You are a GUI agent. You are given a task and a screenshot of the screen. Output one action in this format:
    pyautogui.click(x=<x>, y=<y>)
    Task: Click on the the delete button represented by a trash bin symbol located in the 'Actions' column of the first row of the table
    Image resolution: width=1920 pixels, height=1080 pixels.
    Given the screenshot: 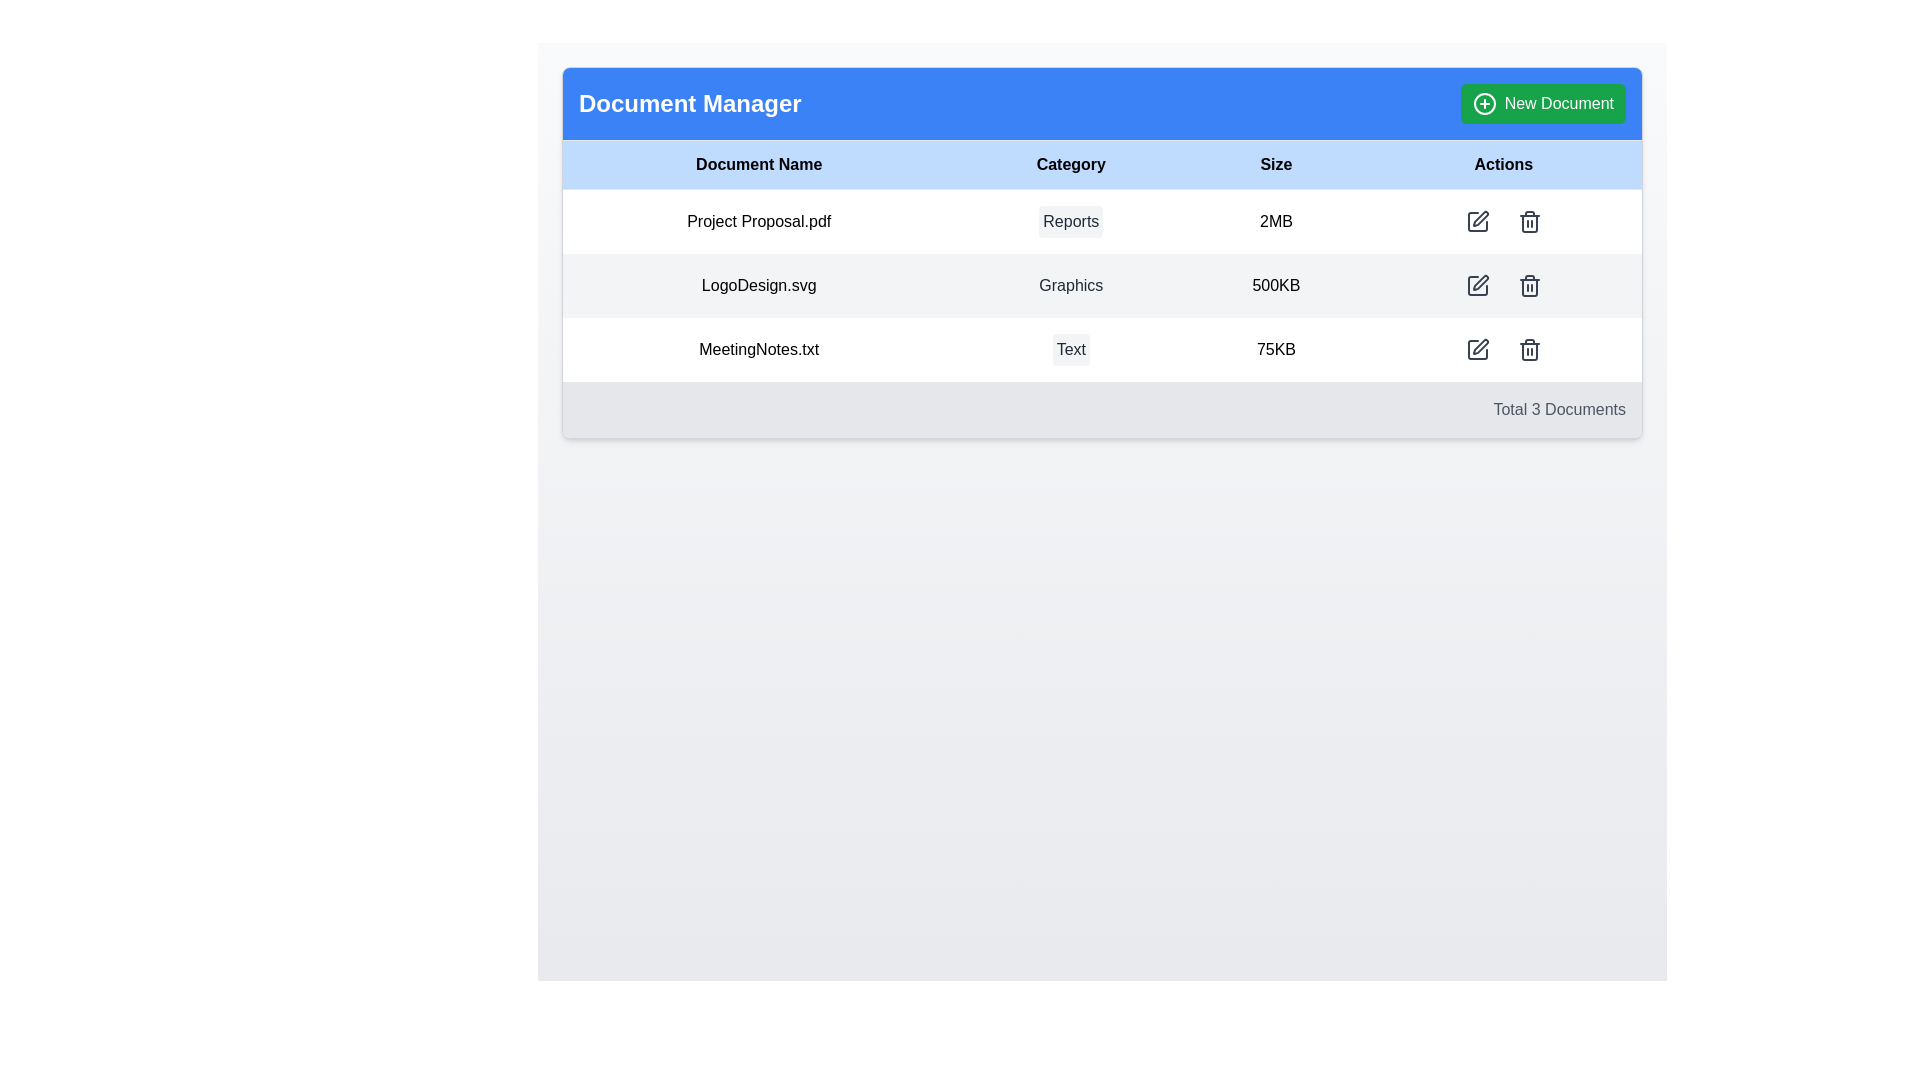 What is the action you would take?
    pyautogui.click(x=1528, y=222)
    